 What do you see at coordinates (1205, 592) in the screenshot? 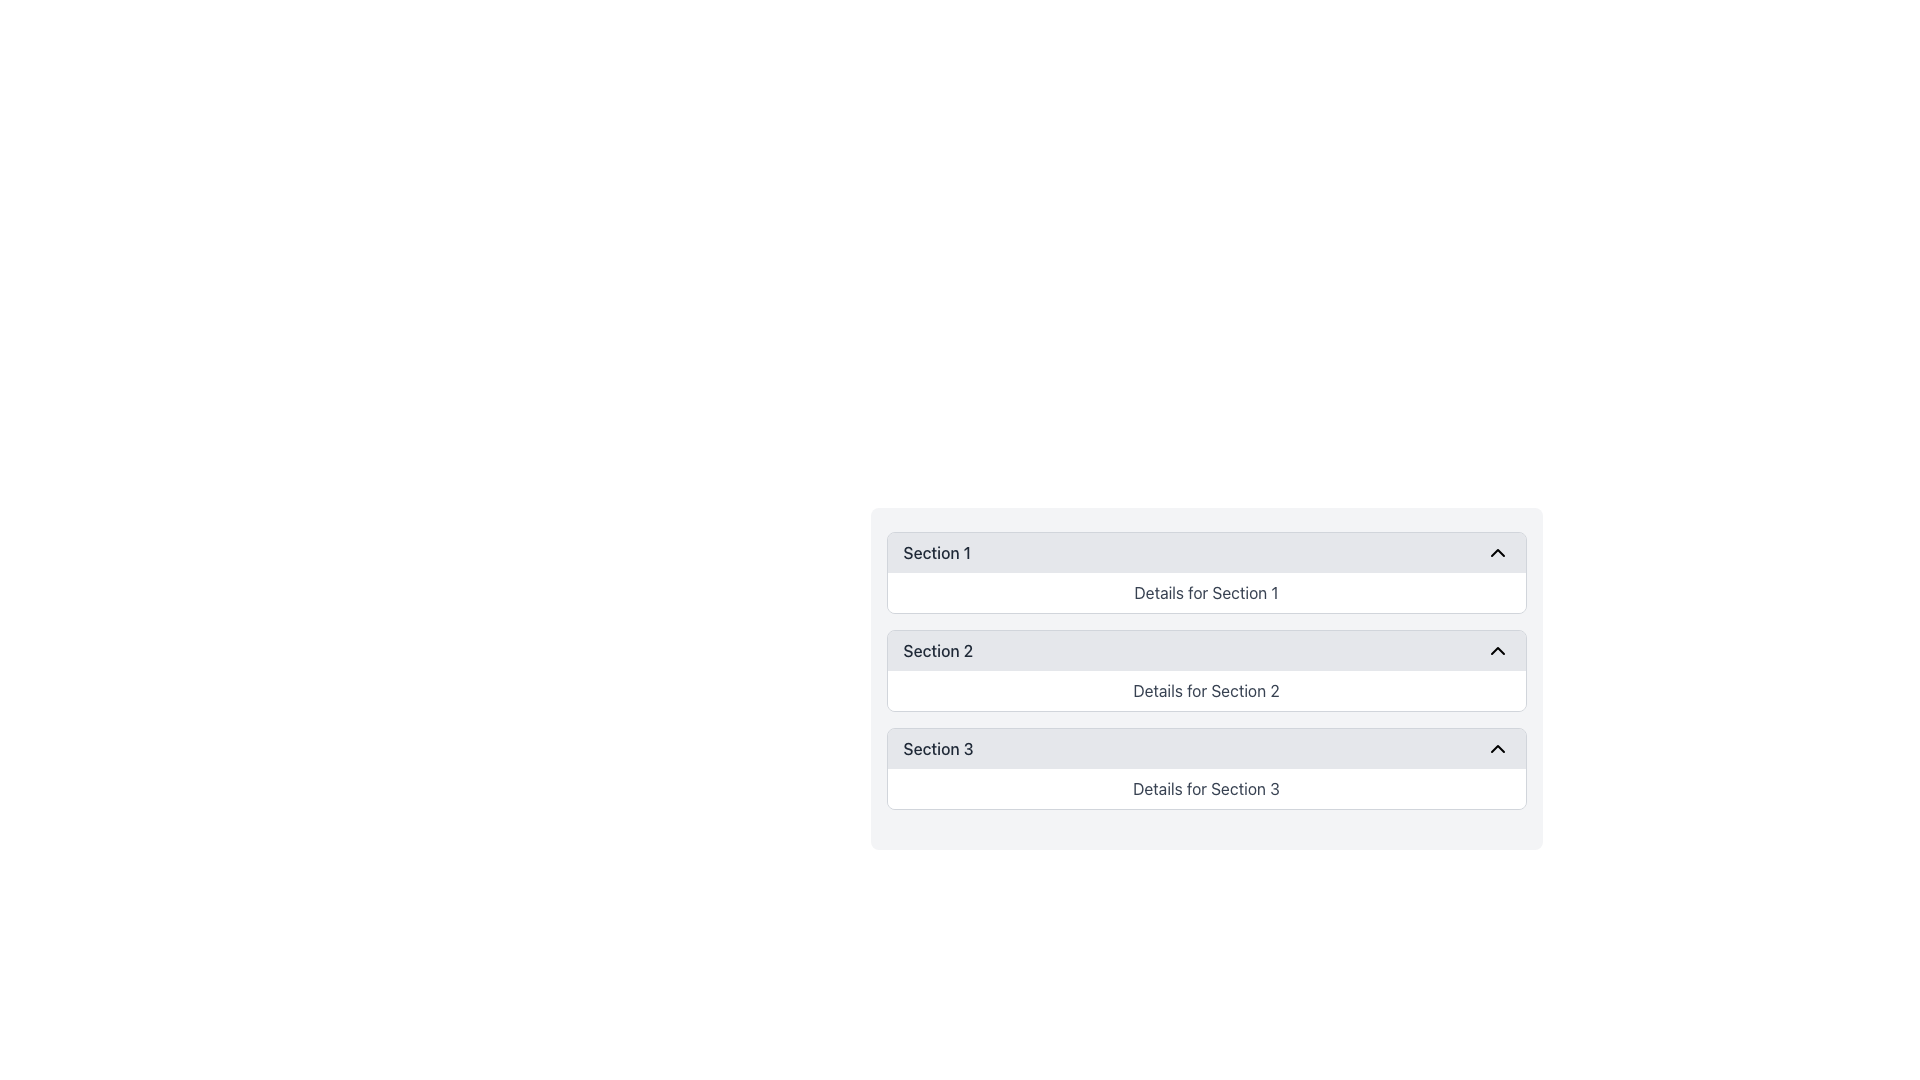
I see `text content of the text display element showing 'Details for Section 1', which is centrally aligned below the header 'Section 1'` at bounding box center [1205, 592].